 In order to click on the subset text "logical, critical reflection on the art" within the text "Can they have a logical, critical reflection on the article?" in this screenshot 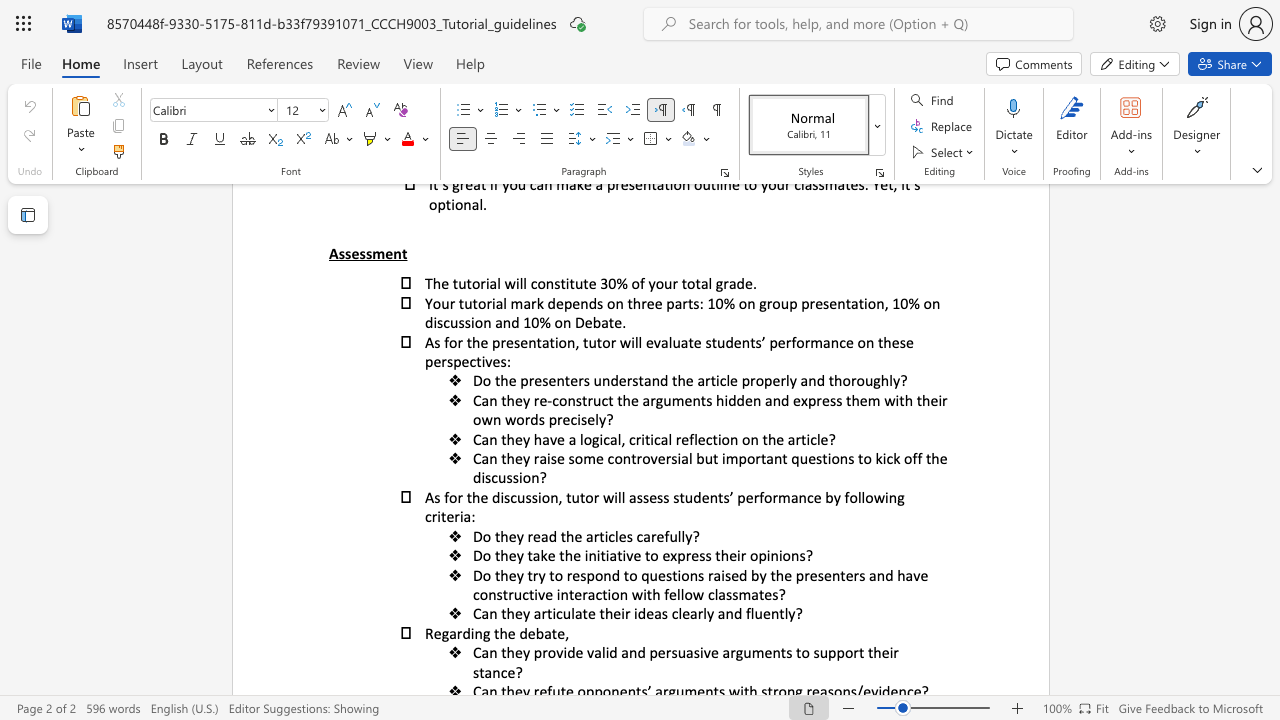, I will do `click(578, 438)`.